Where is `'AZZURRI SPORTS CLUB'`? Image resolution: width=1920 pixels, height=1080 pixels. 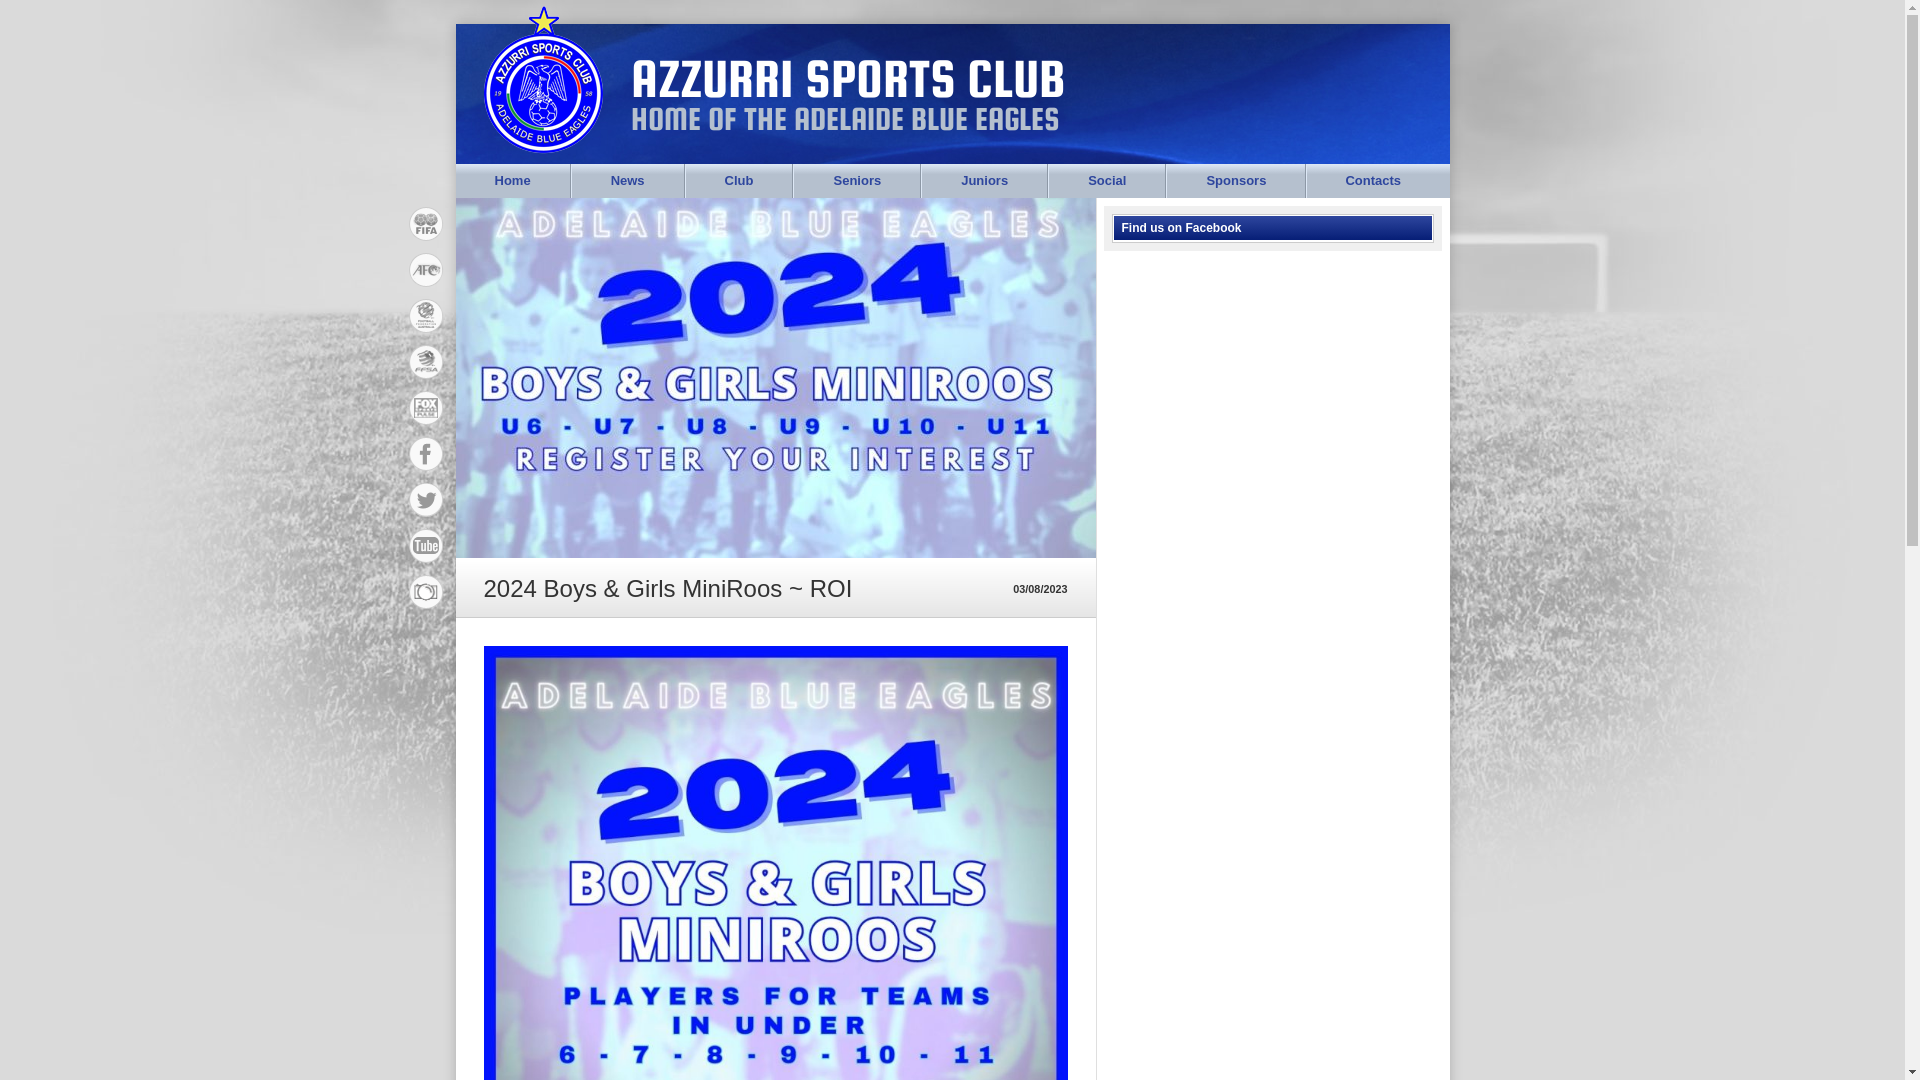
'AZZURRI SPORTS CLUB' is located at coordinates (839, 77).